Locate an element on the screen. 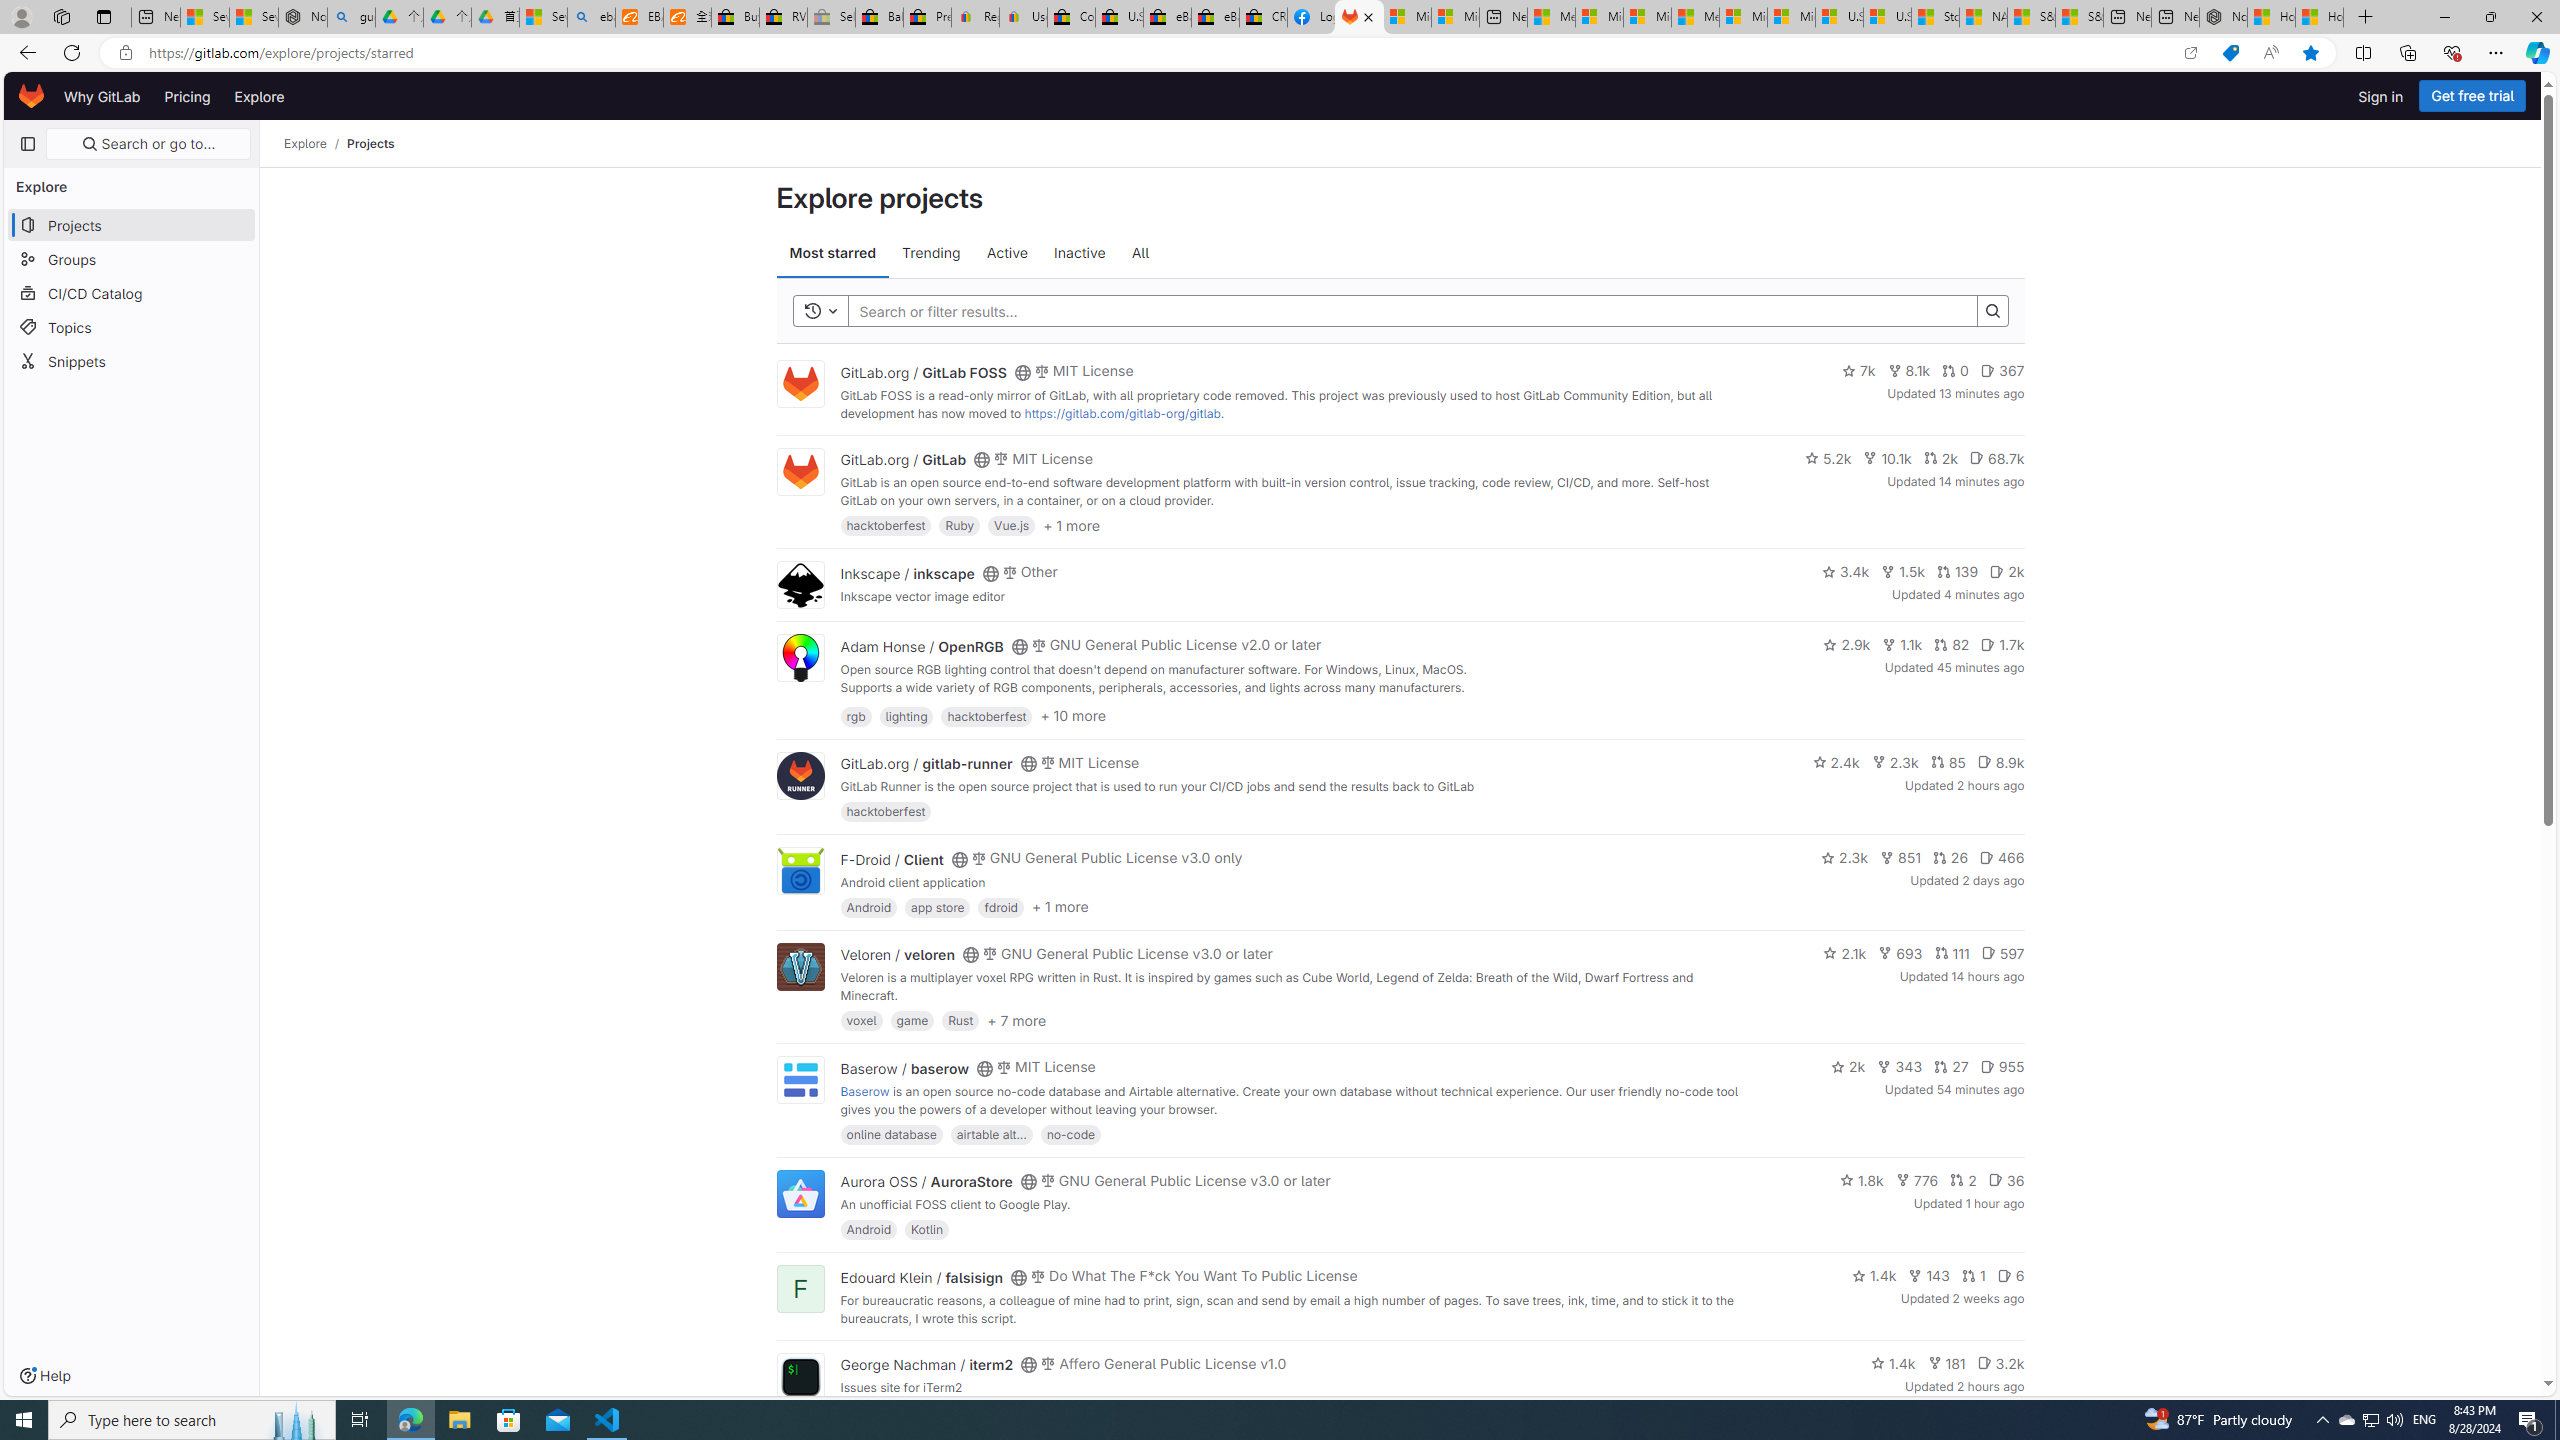 The width and height of the screenshot is (2560, 1440). 'Toggle history' is located at coordinates (819, 310).